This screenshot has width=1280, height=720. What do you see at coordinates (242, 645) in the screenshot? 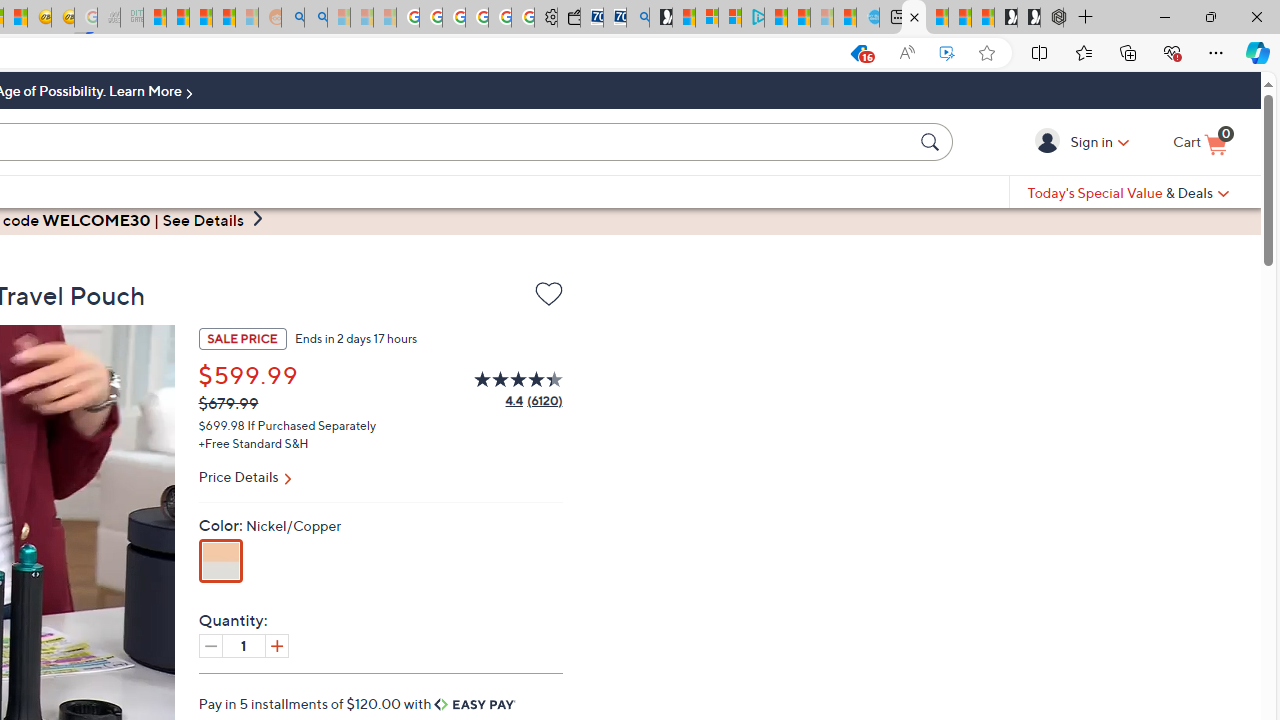
I see `'Quantity'` at bounding box center [242, 645].